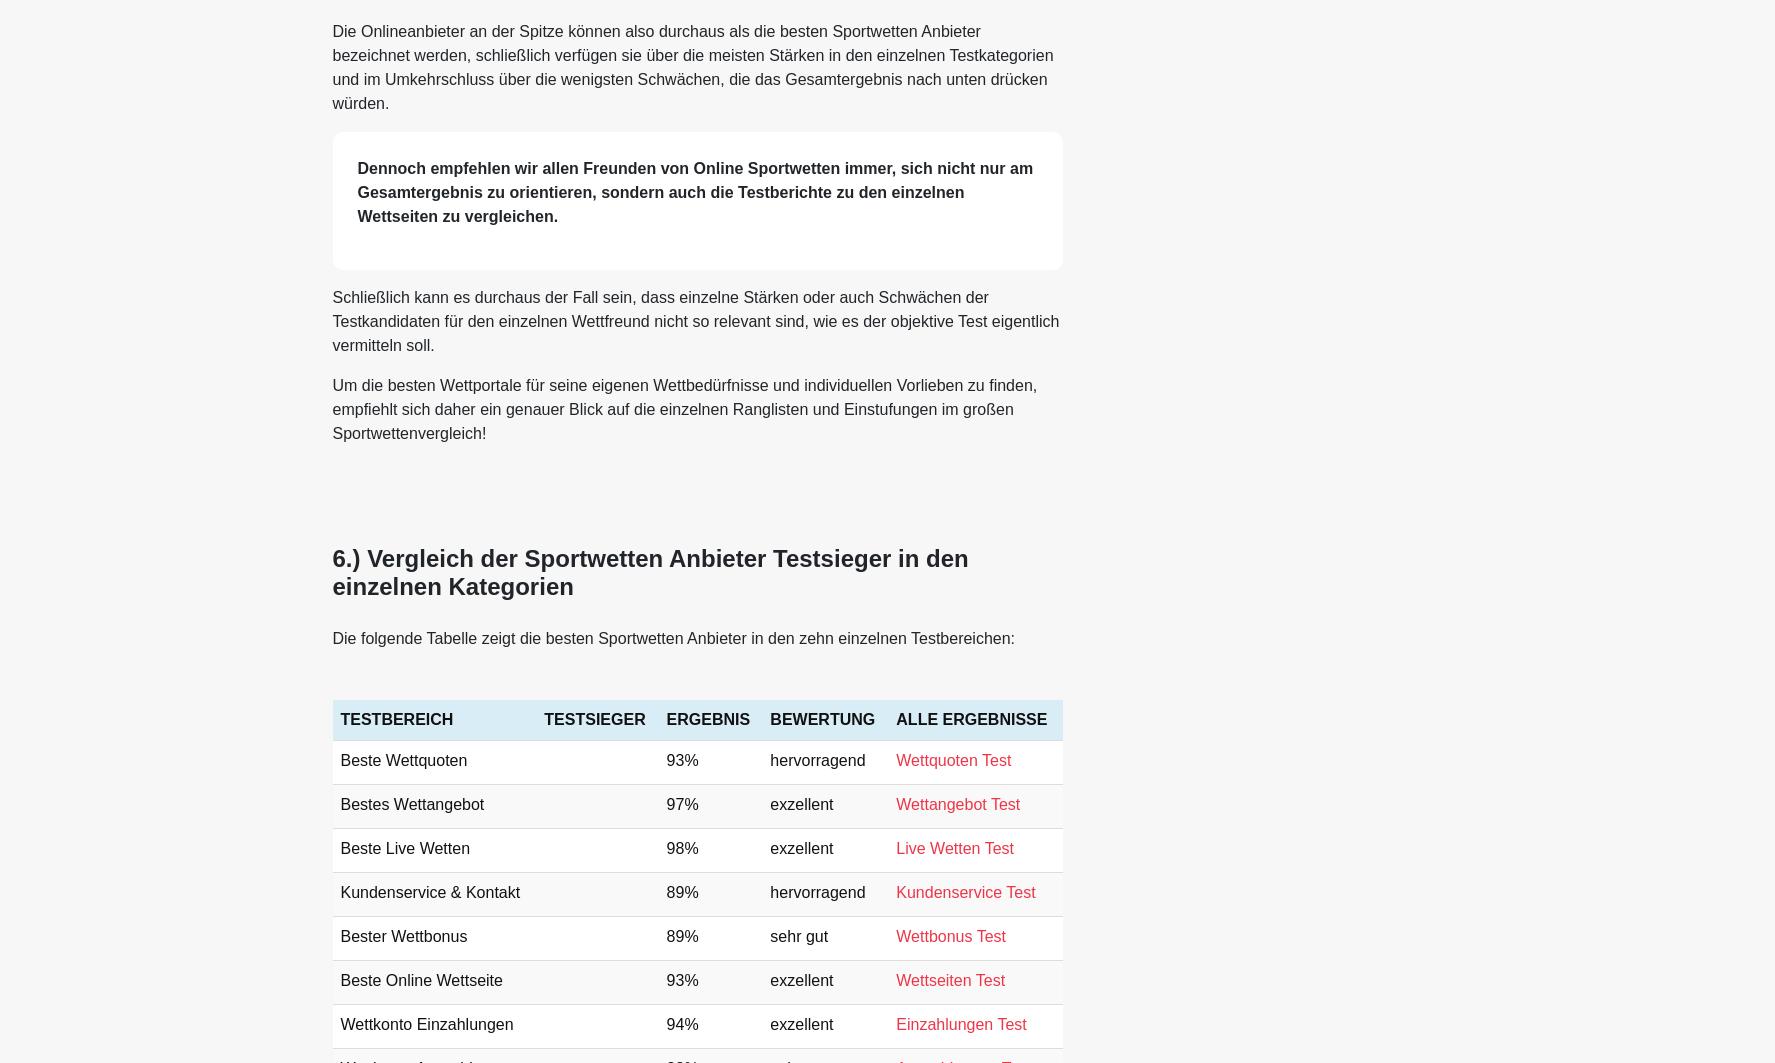 The image size is (1775, 1063). I want to click on 'Beste Wettquoten', so click(402, 759).